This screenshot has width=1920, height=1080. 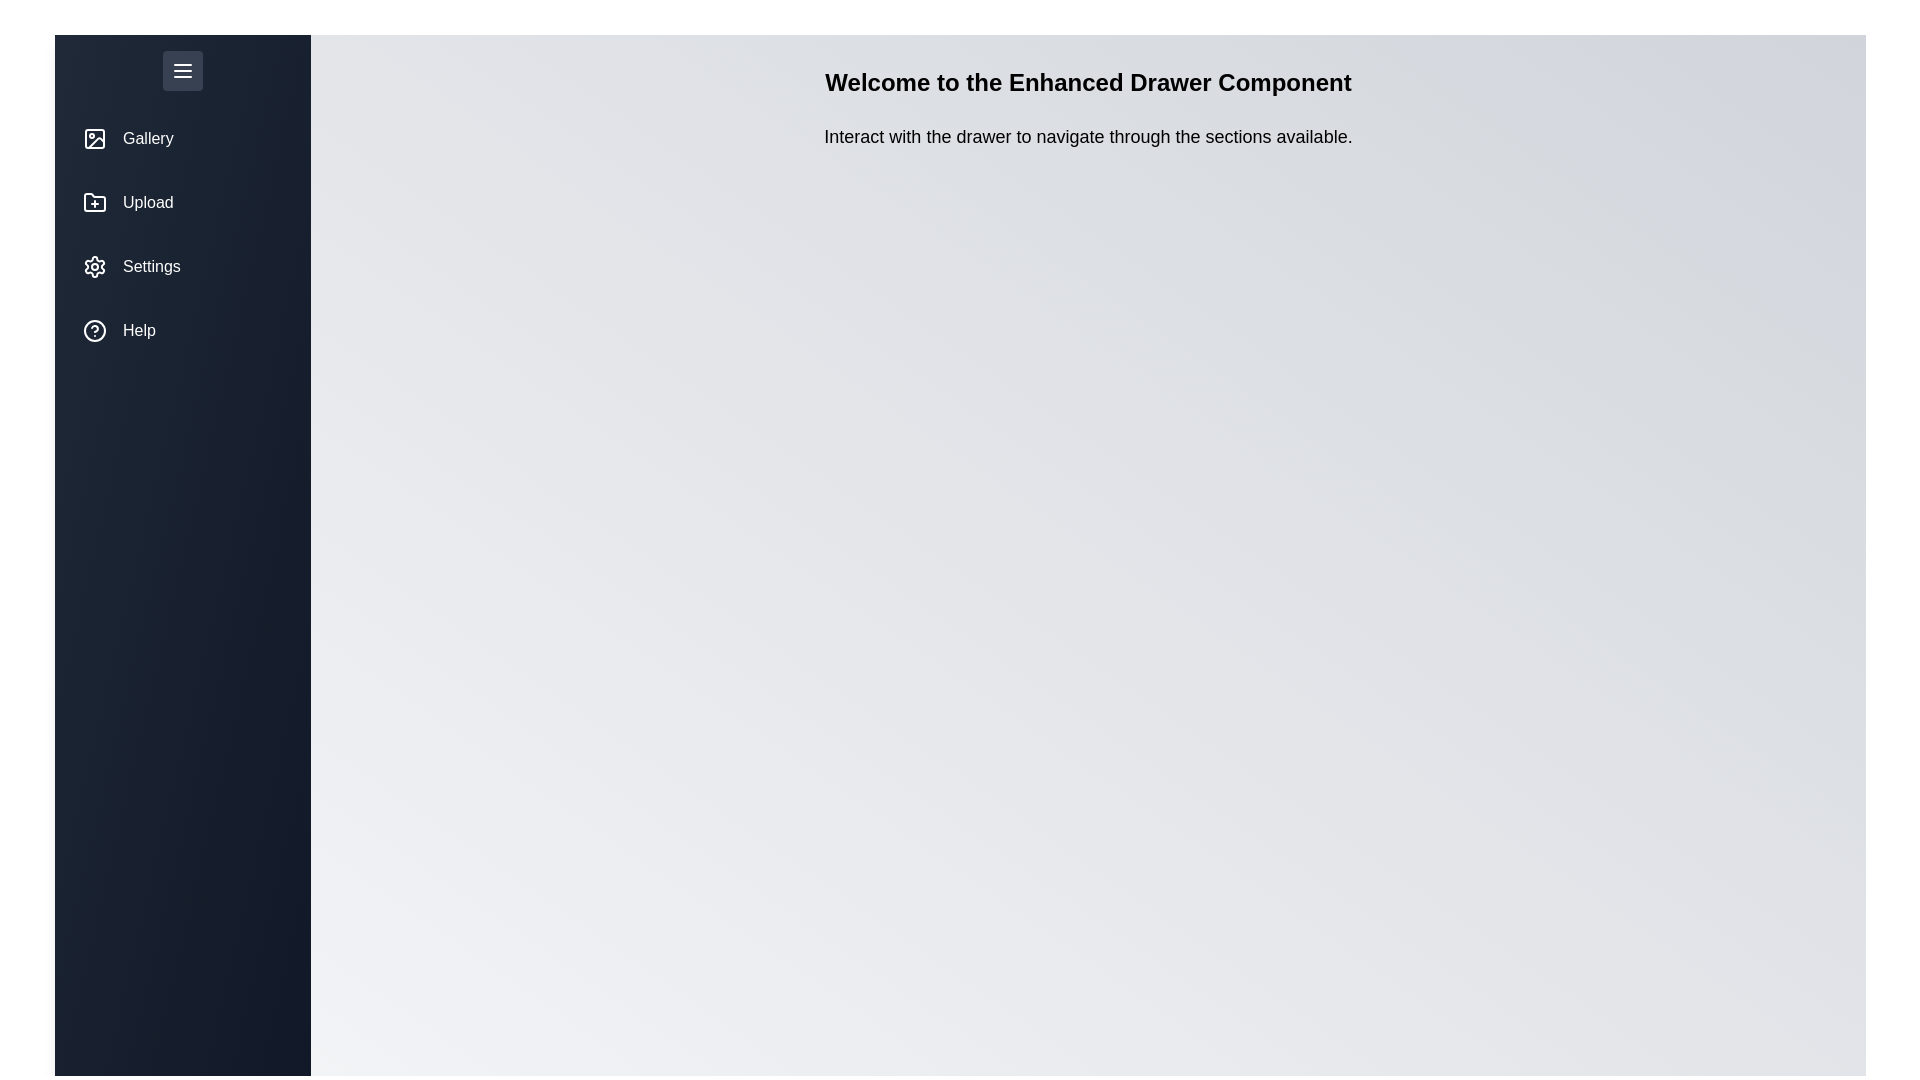 I want to click on the icon corresponding to the Upload section, so click(x=94, y=203).